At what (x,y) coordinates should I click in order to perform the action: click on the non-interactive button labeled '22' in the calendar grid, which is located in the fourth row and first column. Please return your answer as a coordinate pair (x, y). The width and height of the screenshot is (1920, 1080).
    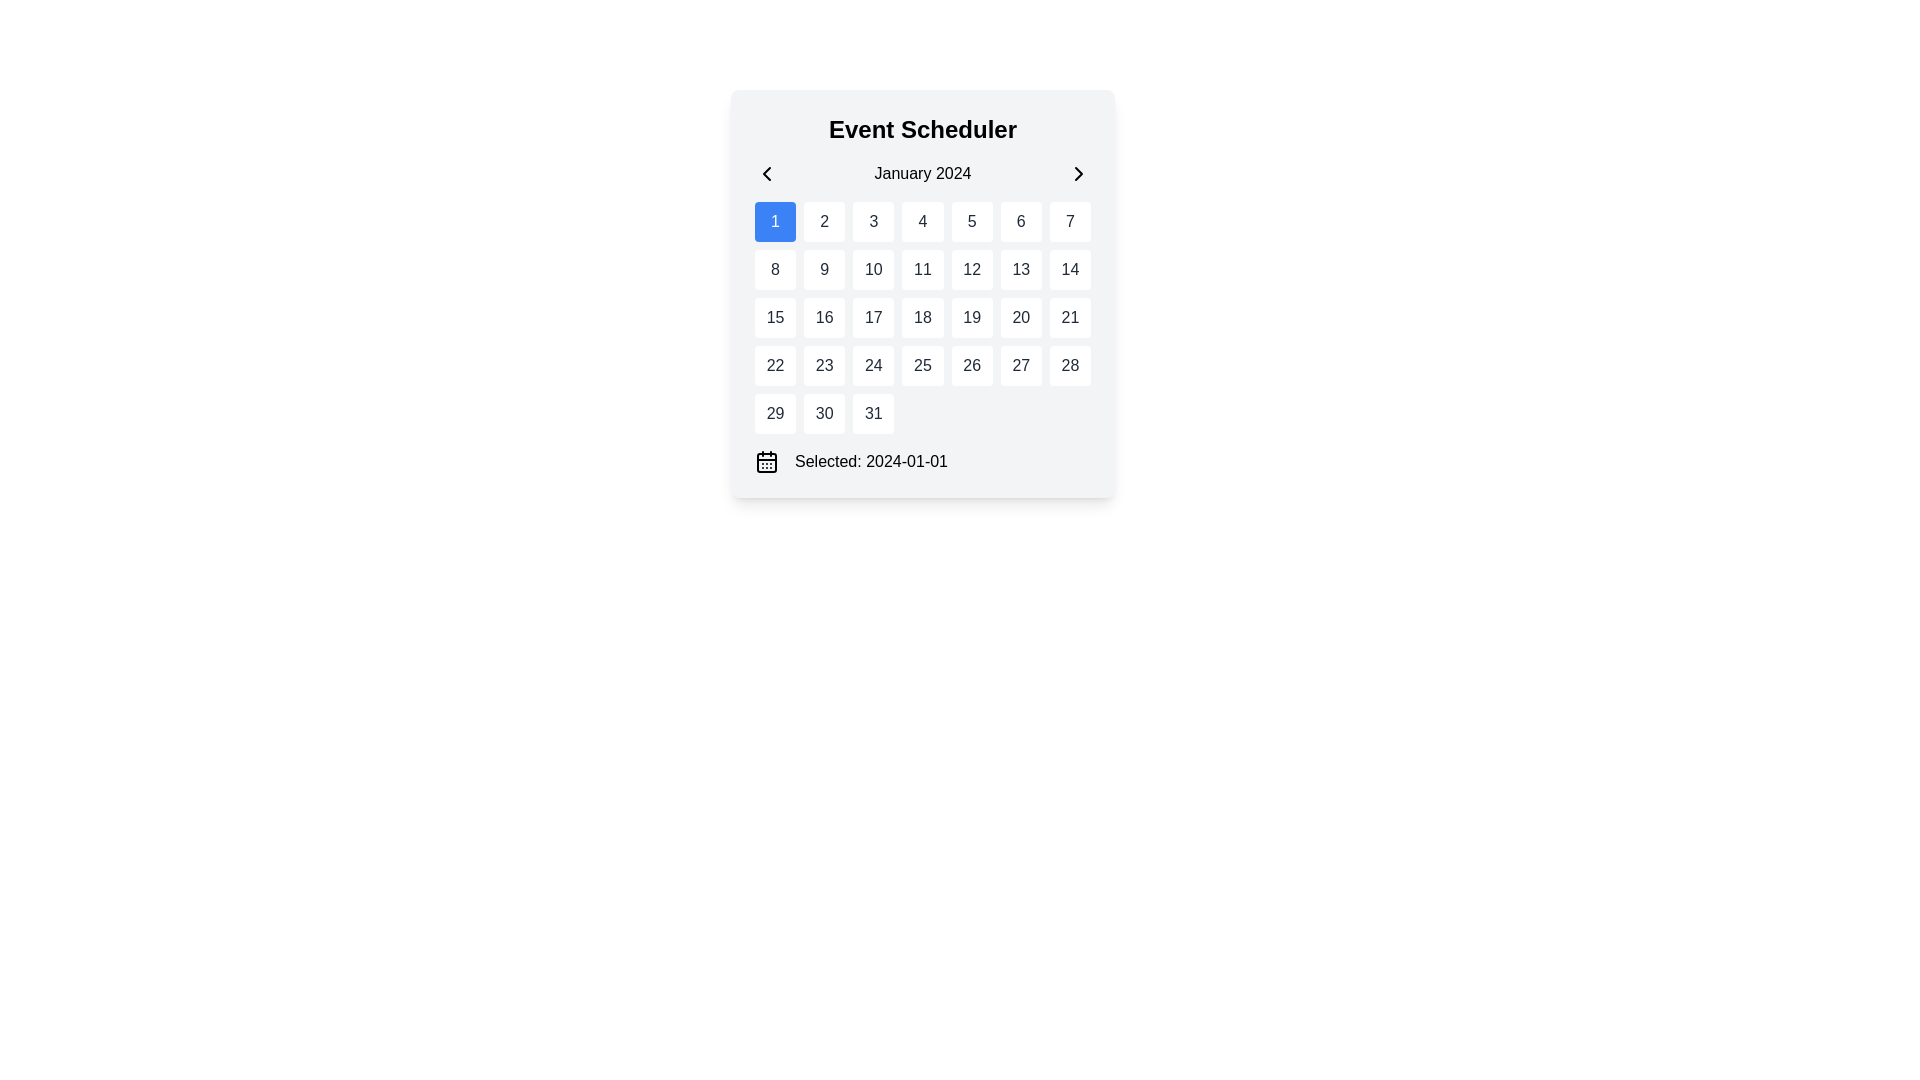
    Looking at the image, I should click on (774, 366).